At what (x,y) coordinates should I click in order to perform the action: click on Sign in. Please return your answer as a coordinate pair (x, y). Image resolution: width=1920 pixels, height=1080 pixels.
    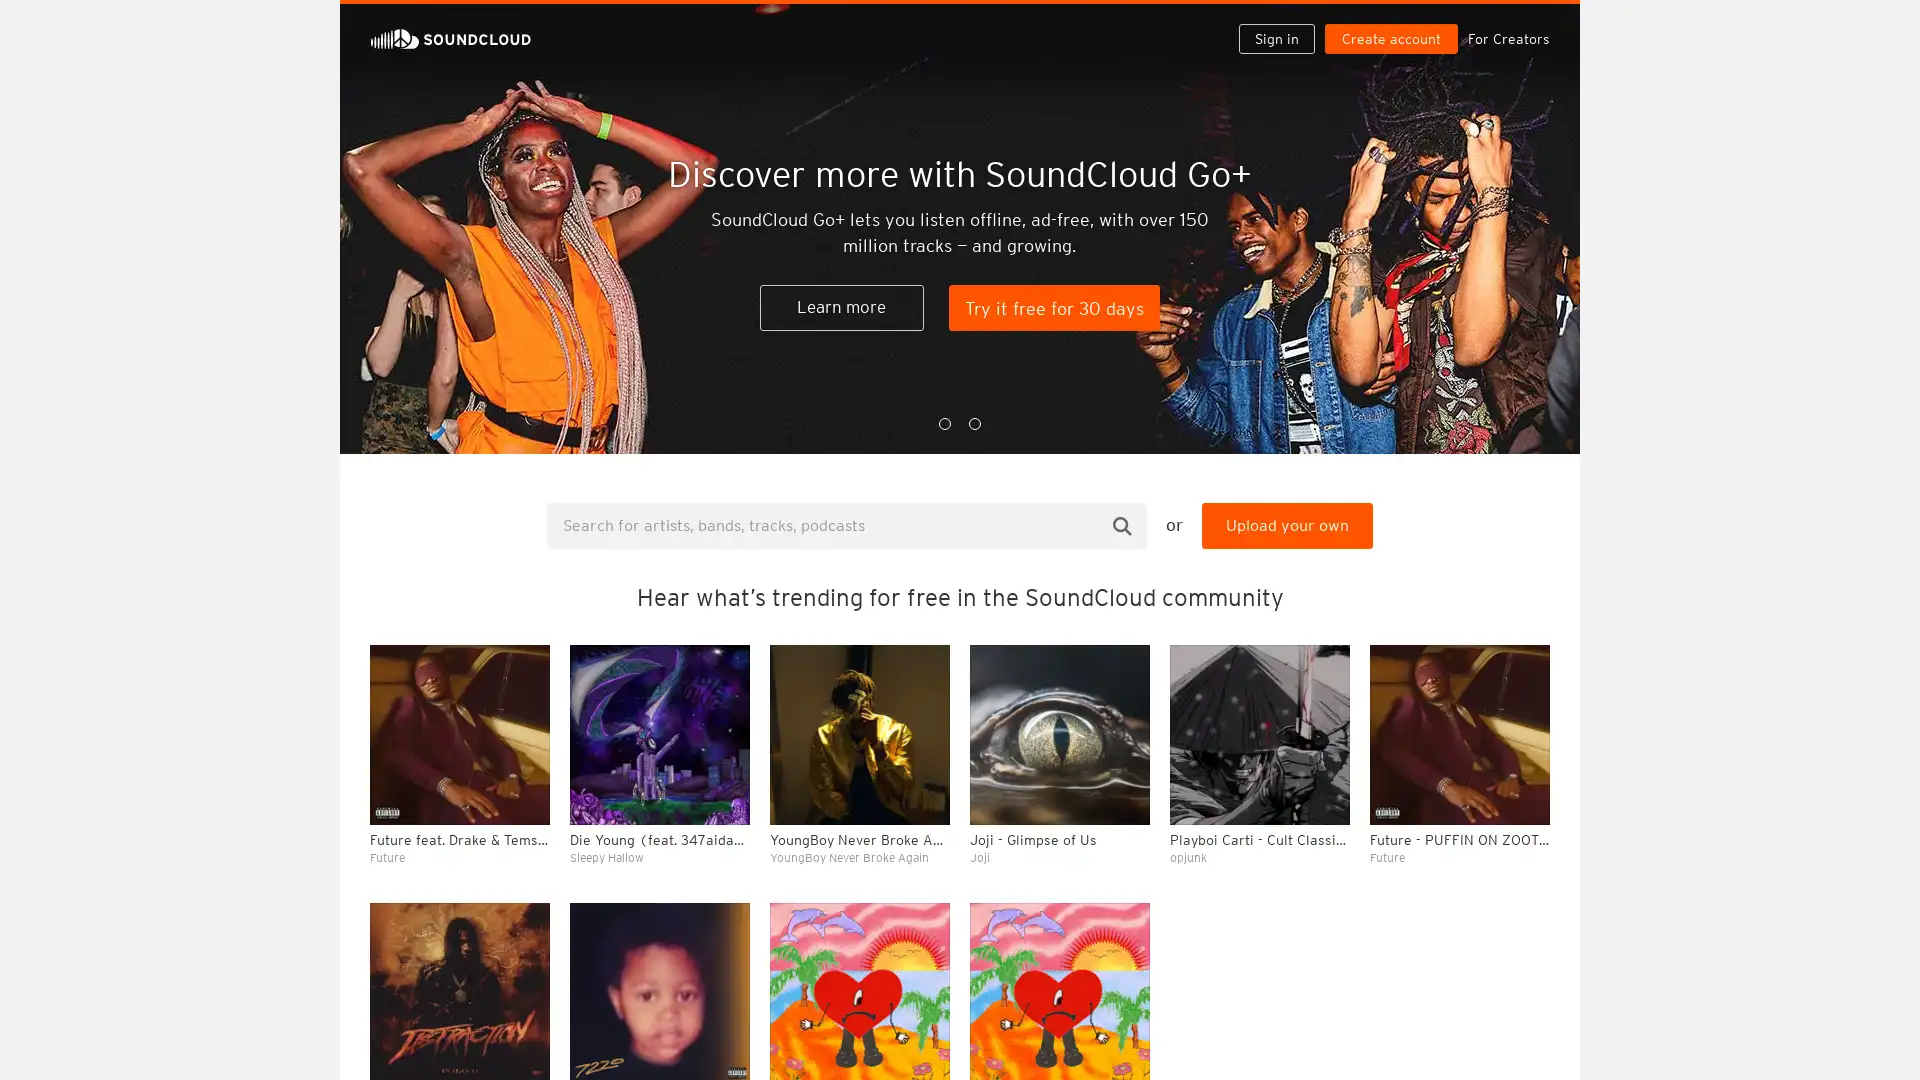
    Looking at the image, I should click on (1275, 38).